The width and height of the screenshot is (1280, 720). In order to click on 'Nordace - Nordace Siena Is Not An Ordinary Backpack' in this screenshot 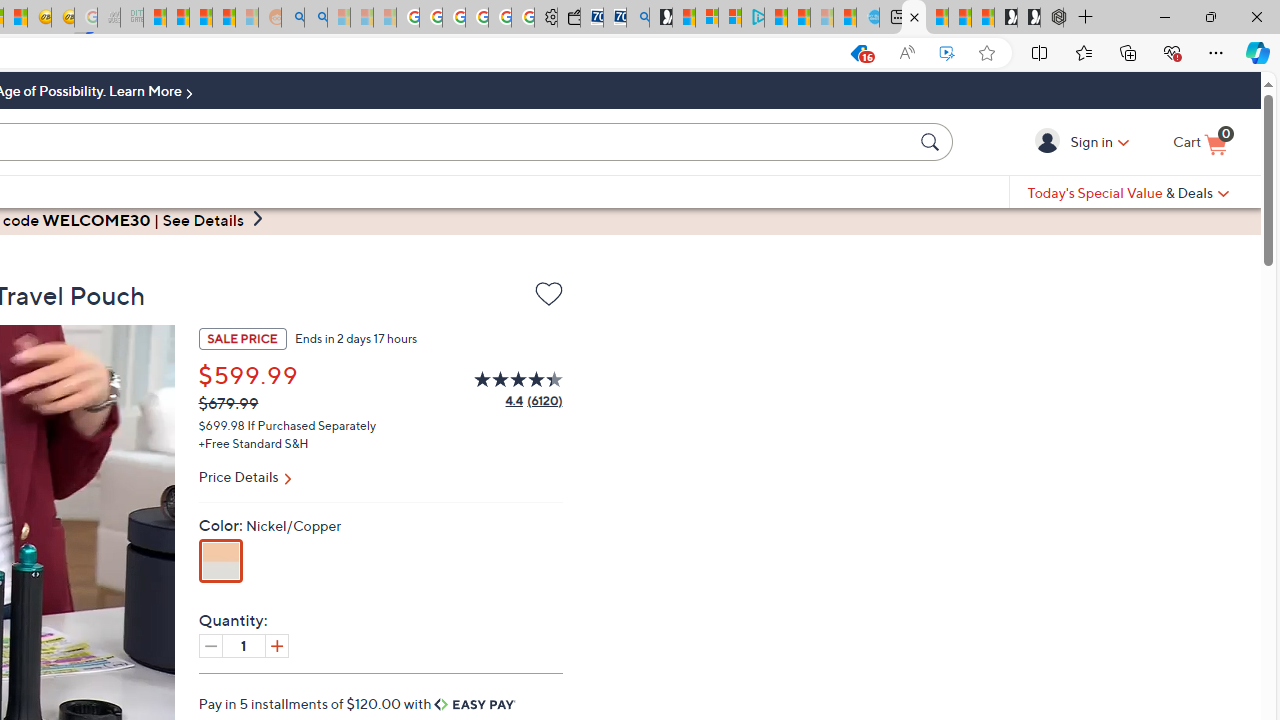, I will do `click(1051, 17)`.